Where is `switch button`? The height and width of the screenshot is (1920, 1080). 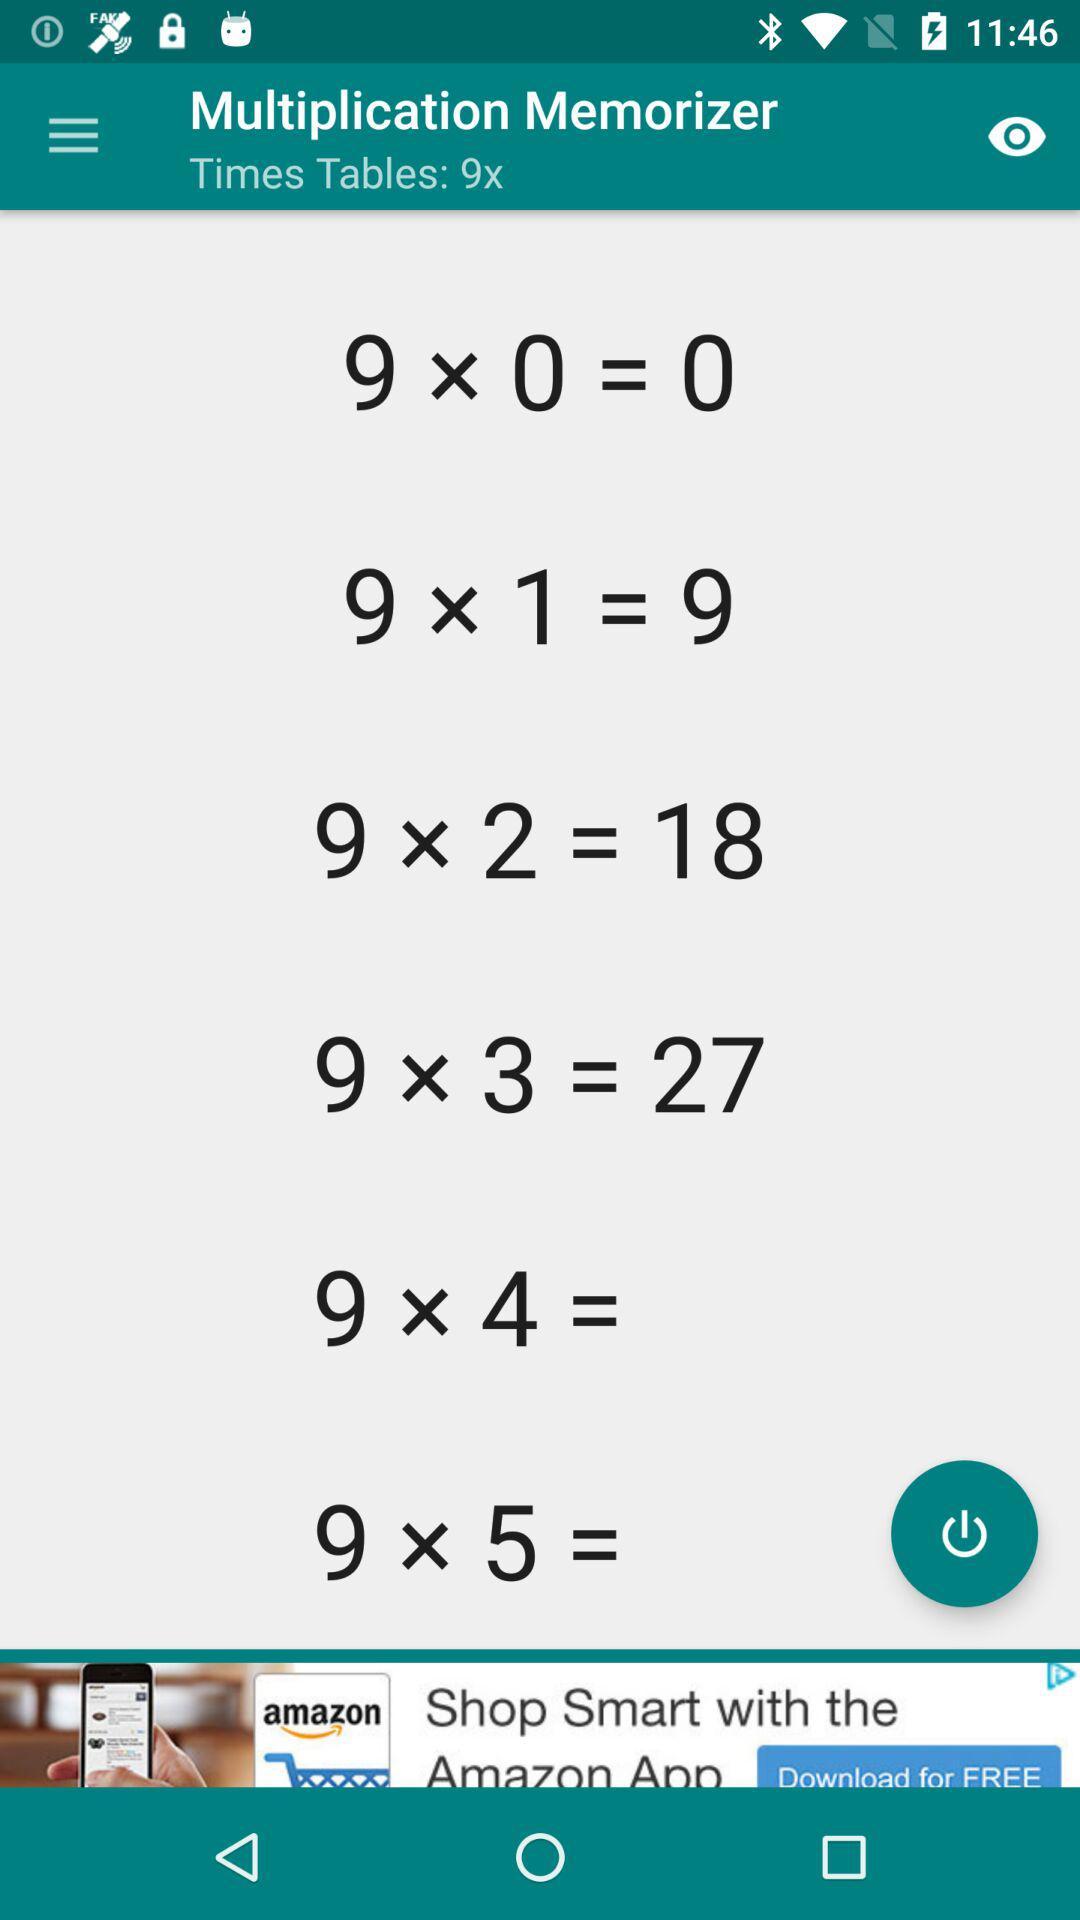
switch button is located at coordinates (963, 1532).